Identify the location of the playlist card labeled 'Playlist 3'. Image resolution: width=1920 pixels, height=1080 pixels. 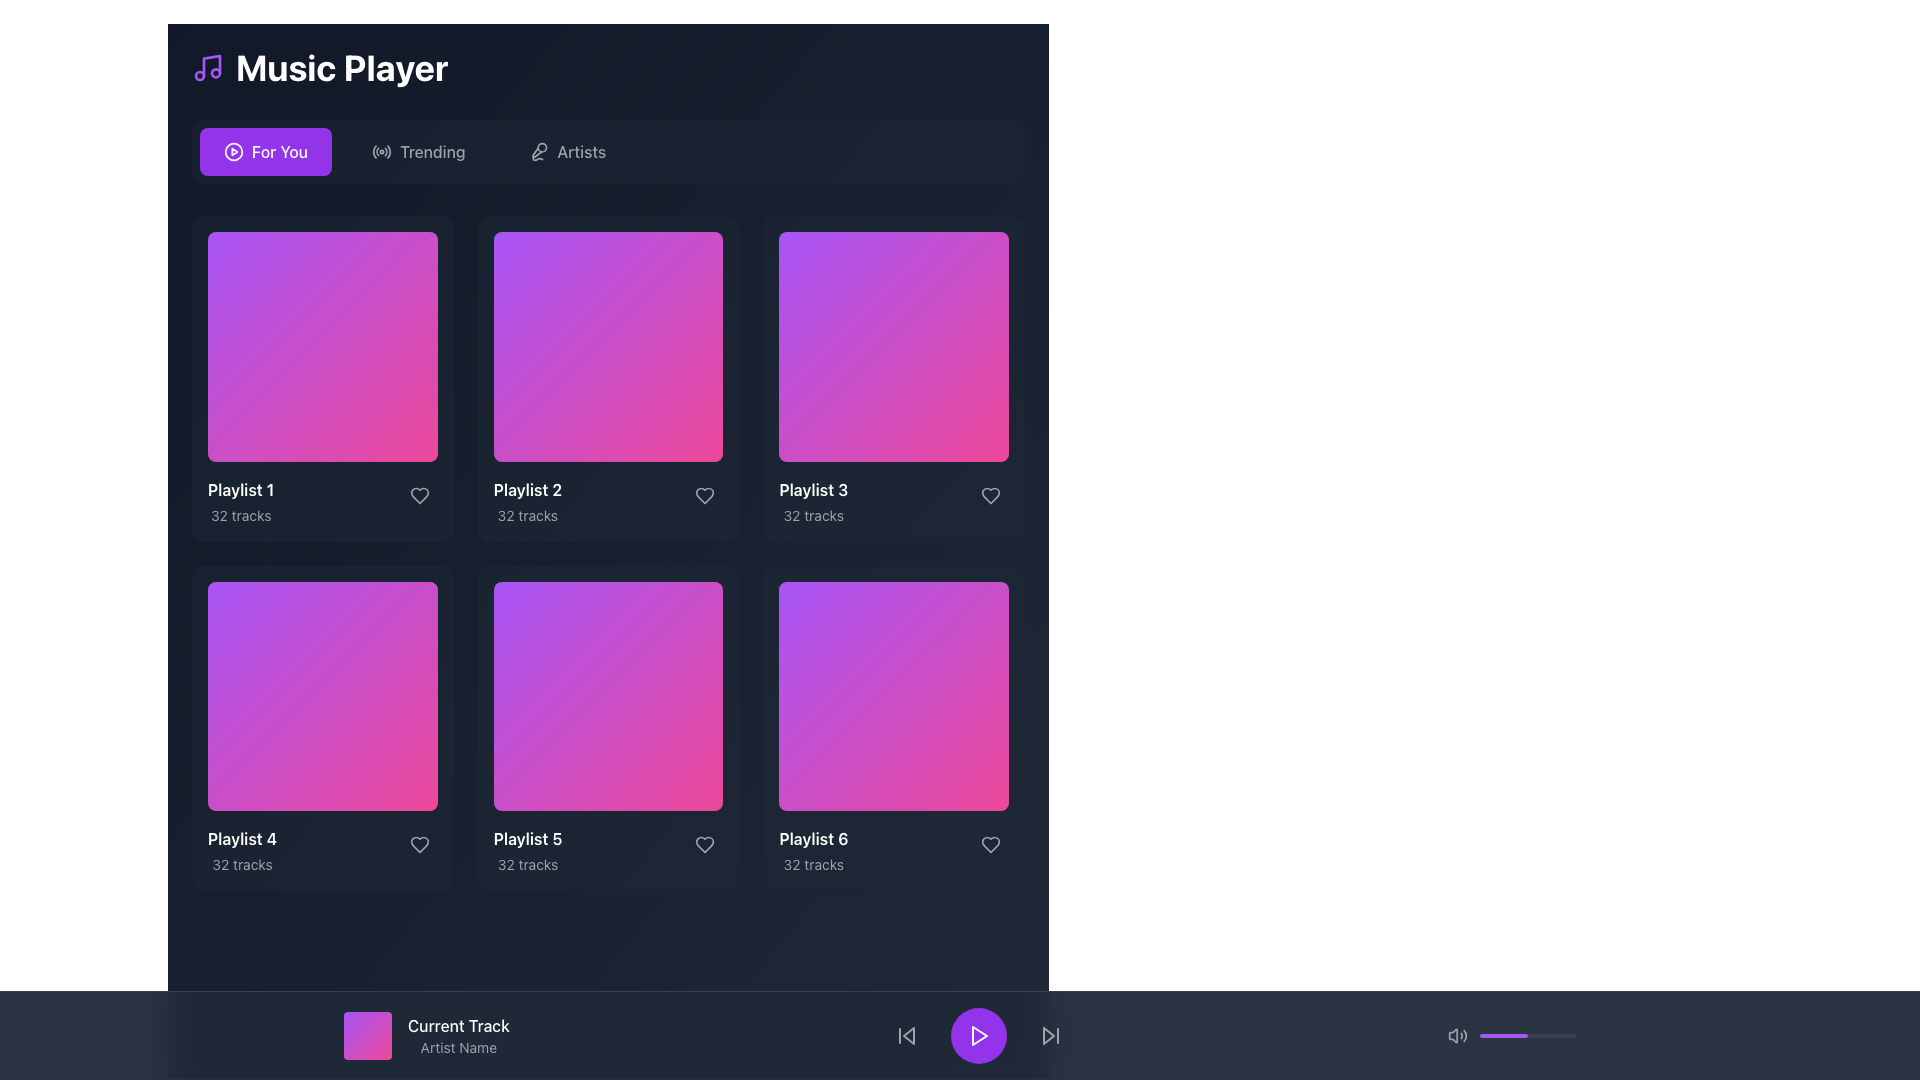
(893, 378).